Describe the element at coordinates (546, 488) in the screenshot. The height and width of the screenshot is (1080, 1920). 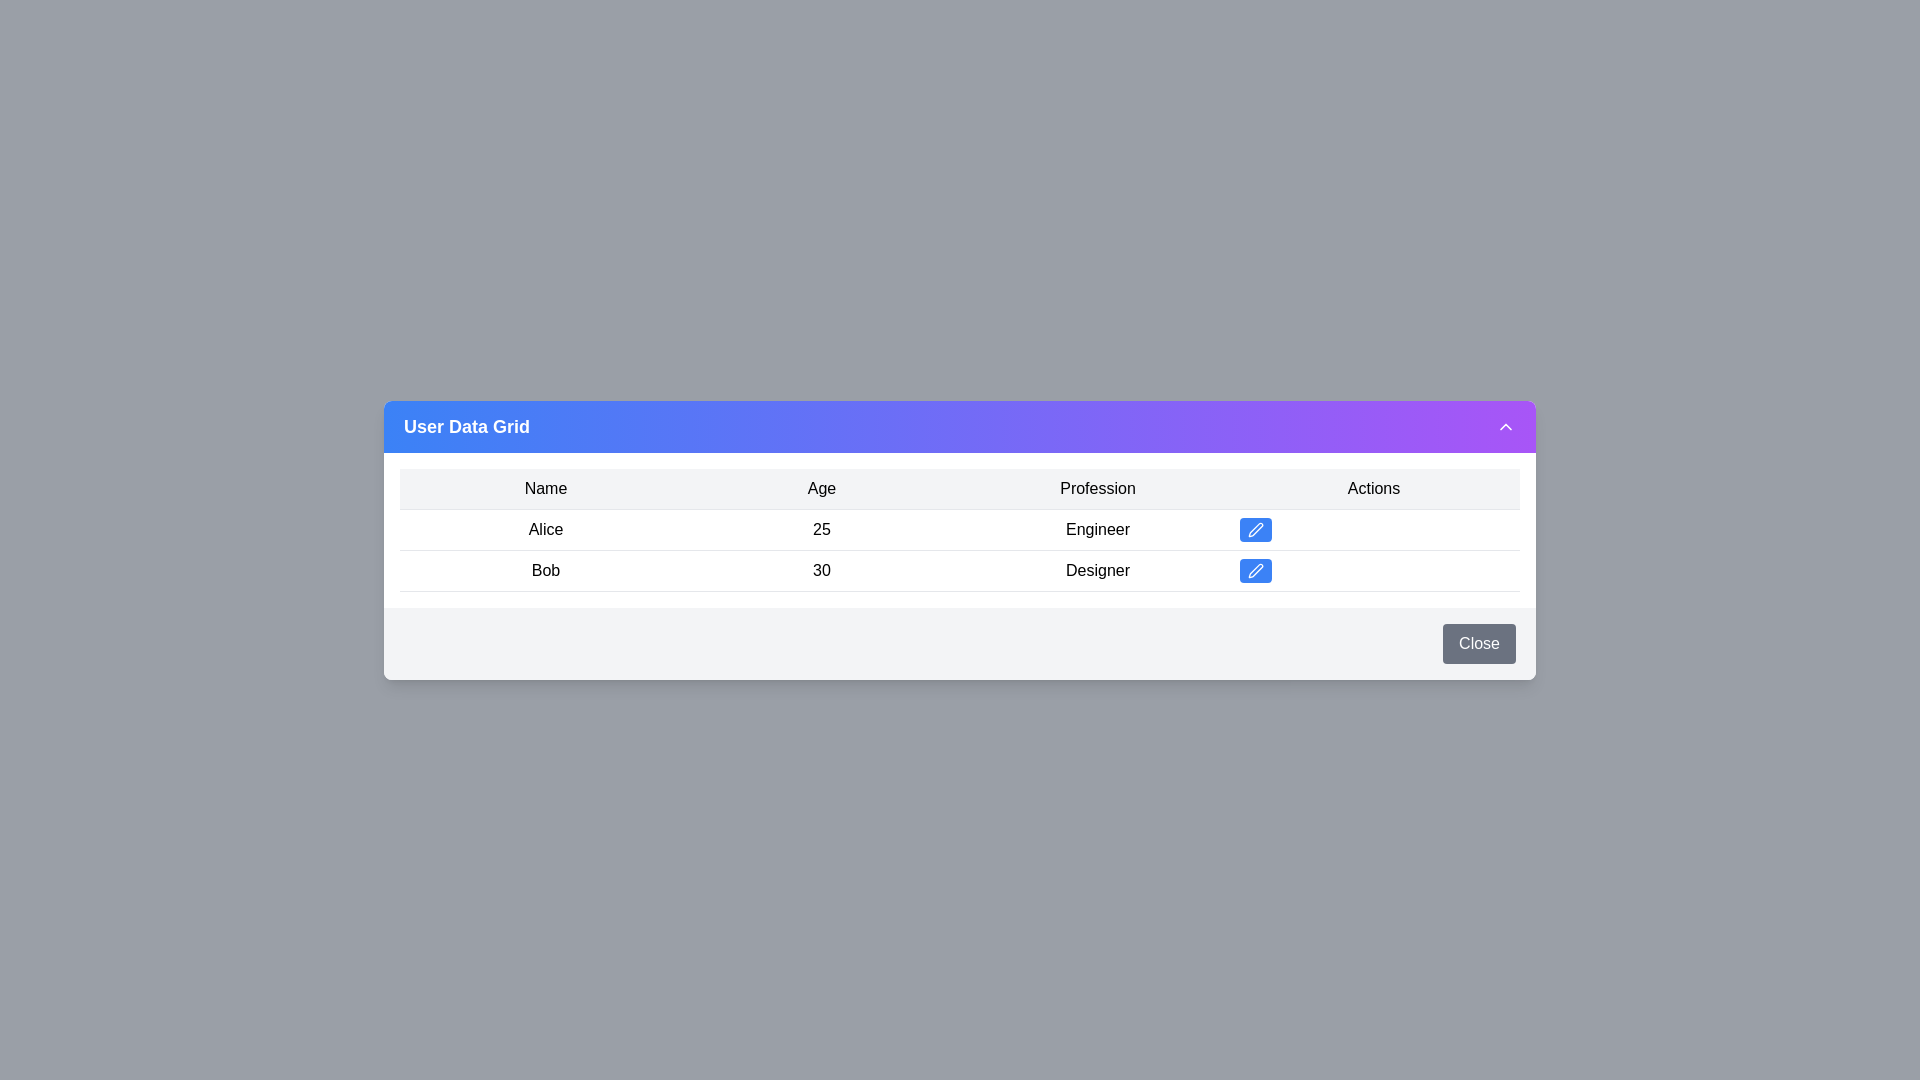
I see `the 'Name' text label, which is bold and centered in the header row of the data grid` at that location.